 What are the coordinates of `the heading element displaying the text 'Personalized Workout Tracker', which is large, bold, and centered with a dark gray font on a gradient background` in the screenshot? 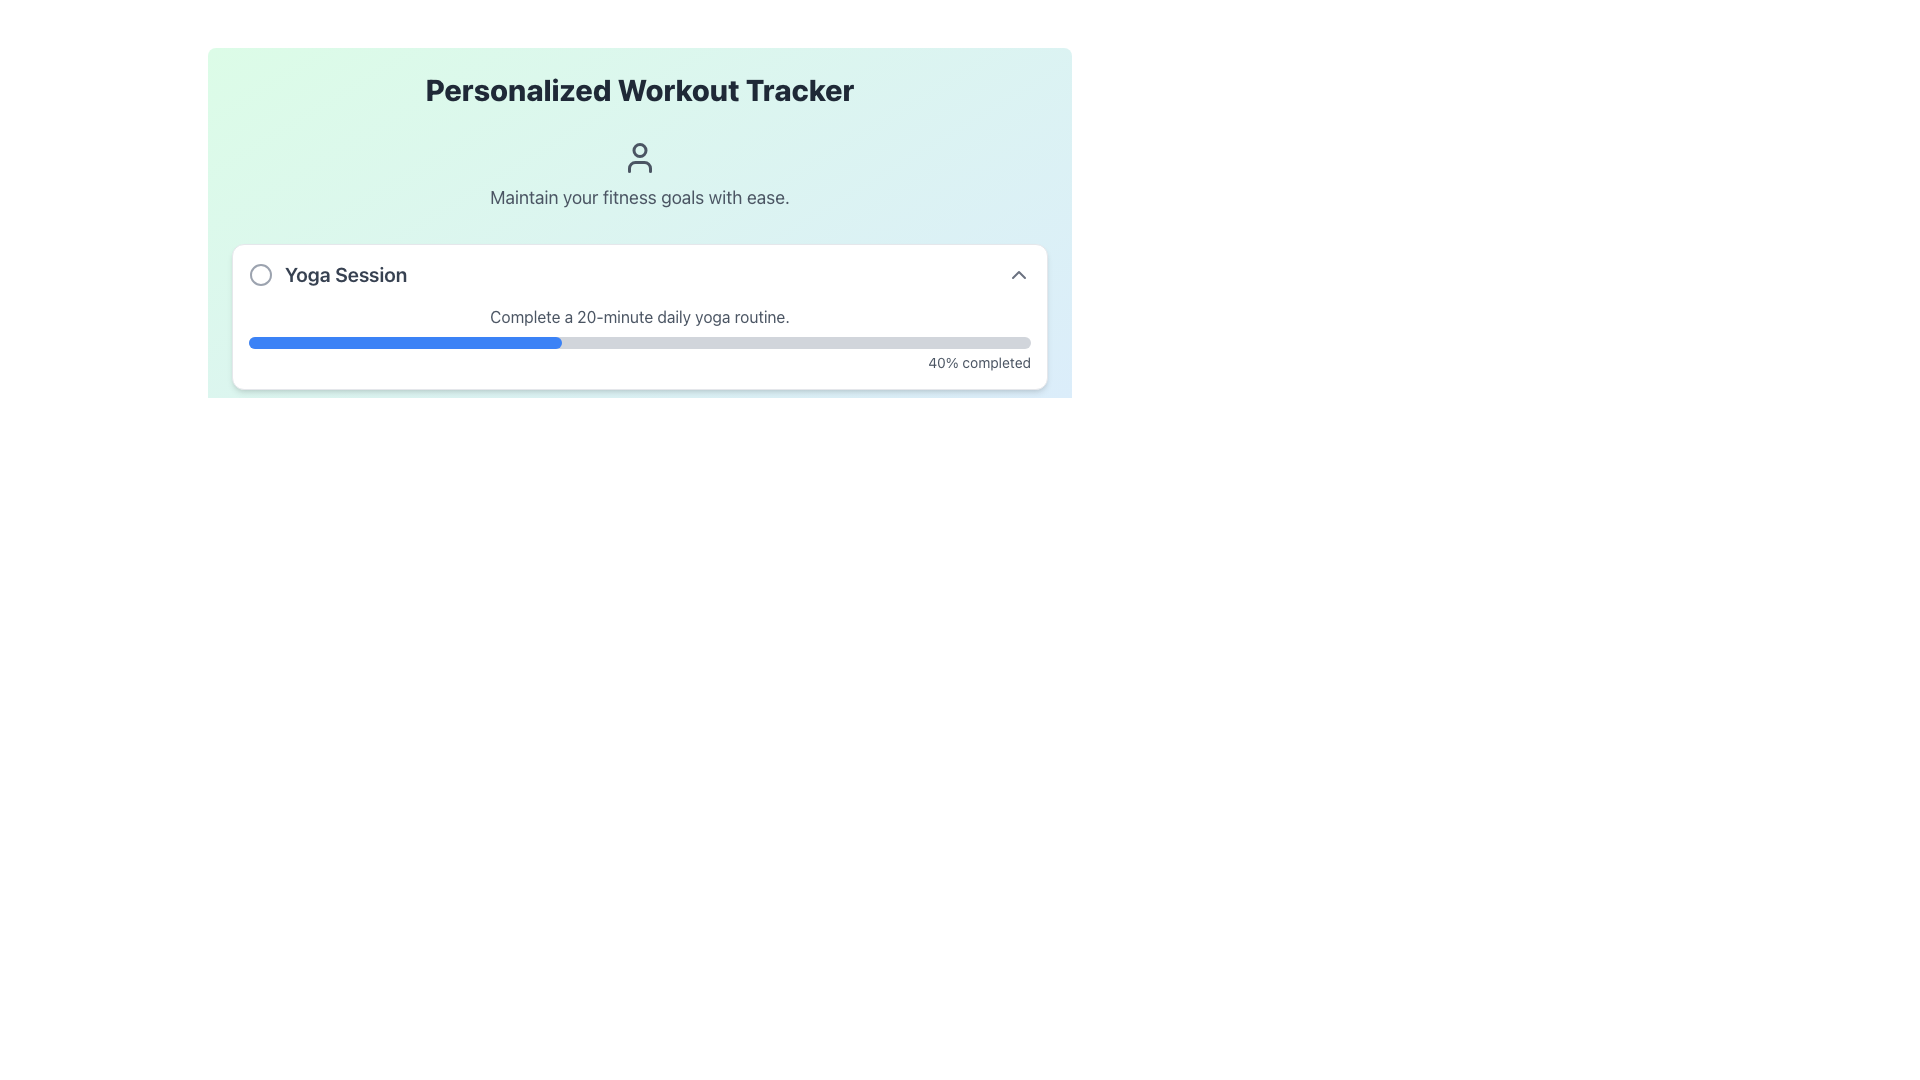 It's located at (638, 88).